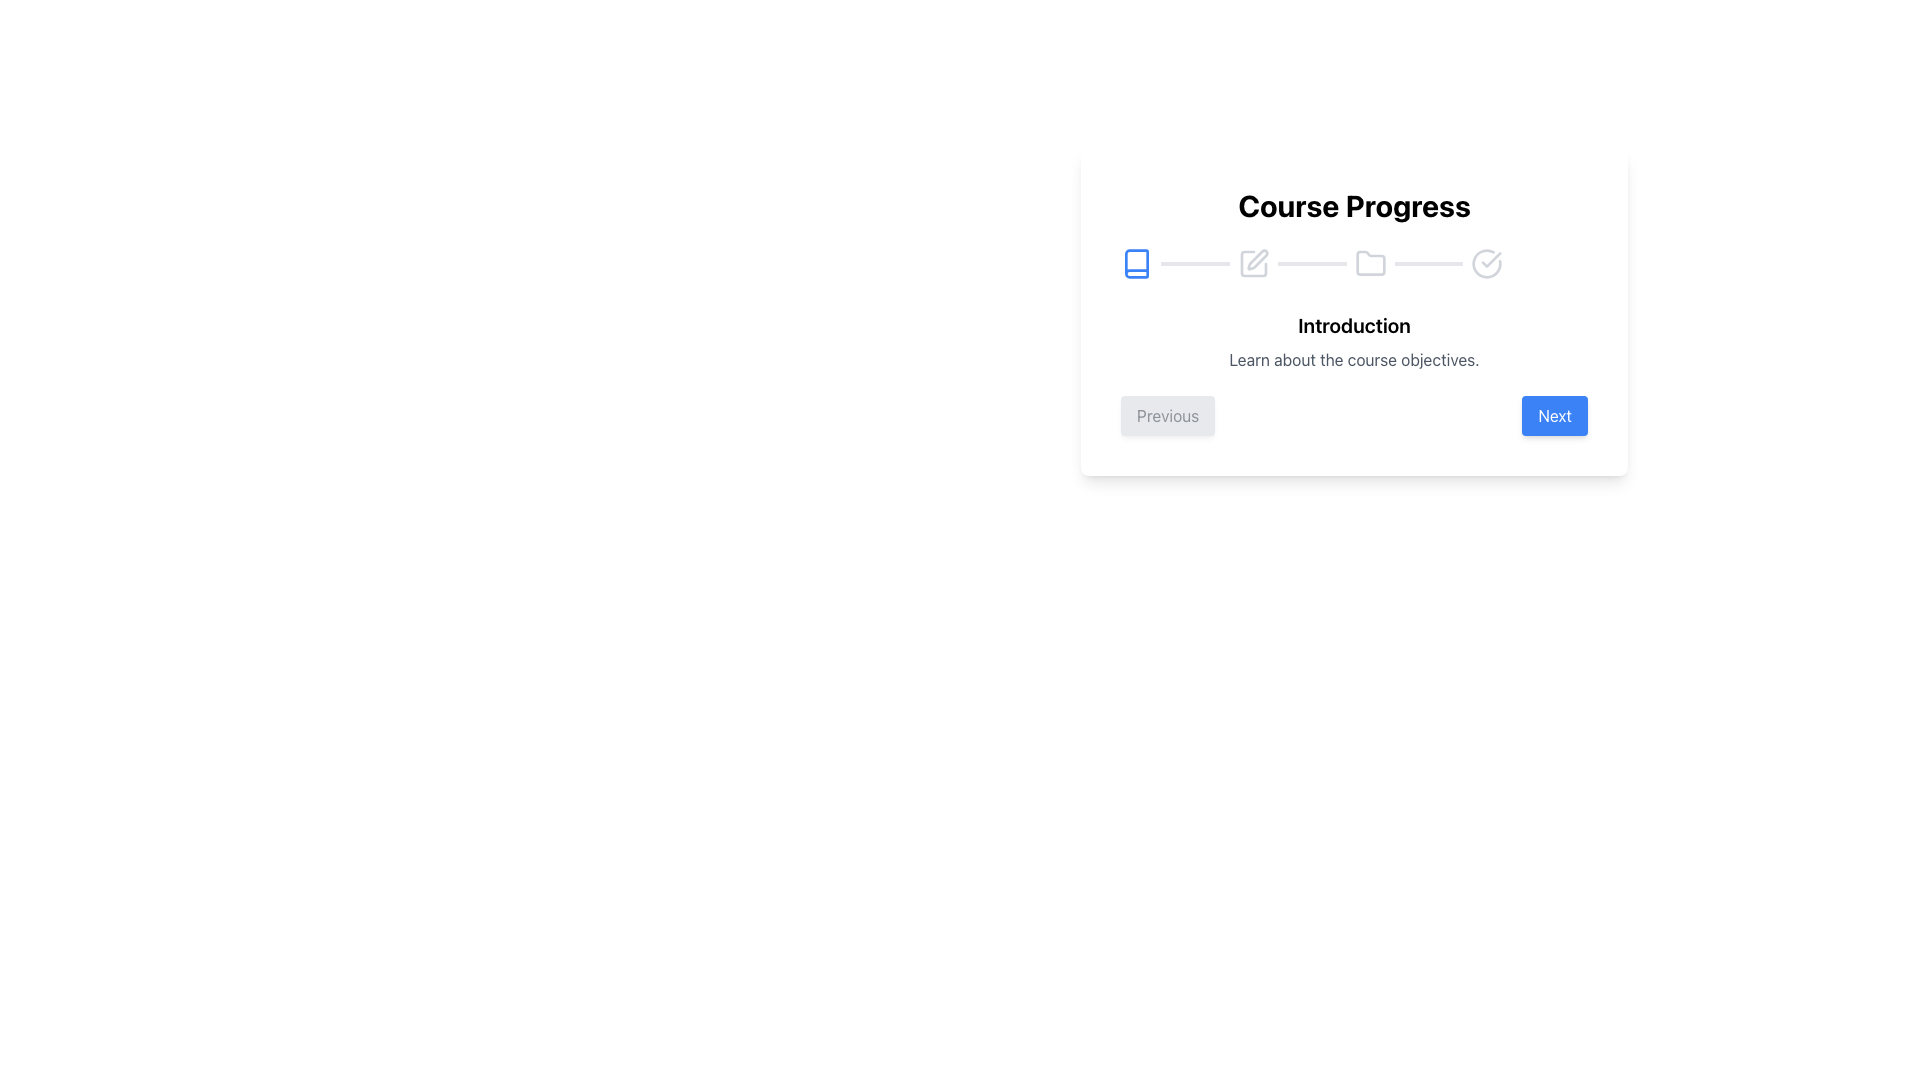 This screenshot has height=1080, width=1920. I want to click on the central part of the open book icon in the course's progress tracker, which is the leftmost icon adjacent to the title 'Course Progress.', so click(1137, 262).